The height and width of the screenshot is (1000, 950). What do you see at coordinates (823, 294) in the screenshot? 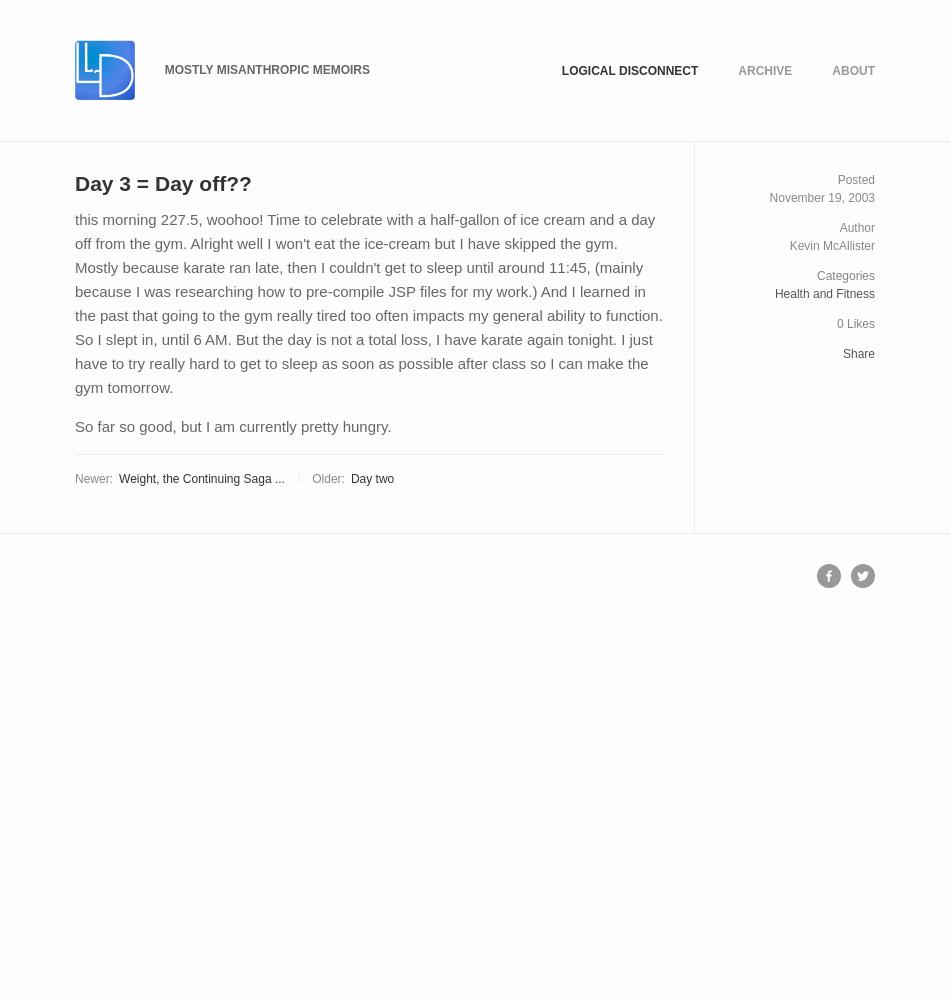
I see `'Health and Fitness'` at bounding box center [823, 294].